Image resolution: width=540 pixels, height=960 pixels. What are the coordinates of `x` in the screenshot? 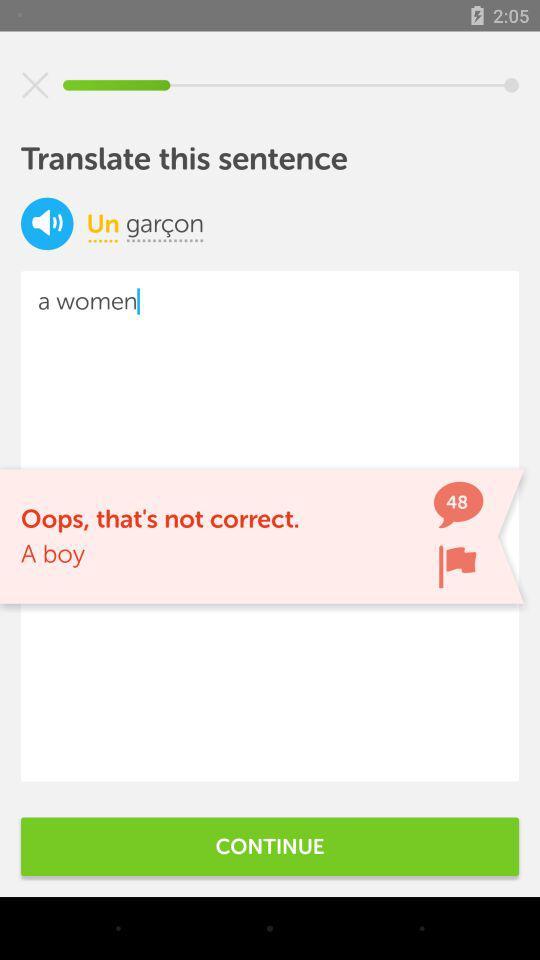 It's located at (35, 85).